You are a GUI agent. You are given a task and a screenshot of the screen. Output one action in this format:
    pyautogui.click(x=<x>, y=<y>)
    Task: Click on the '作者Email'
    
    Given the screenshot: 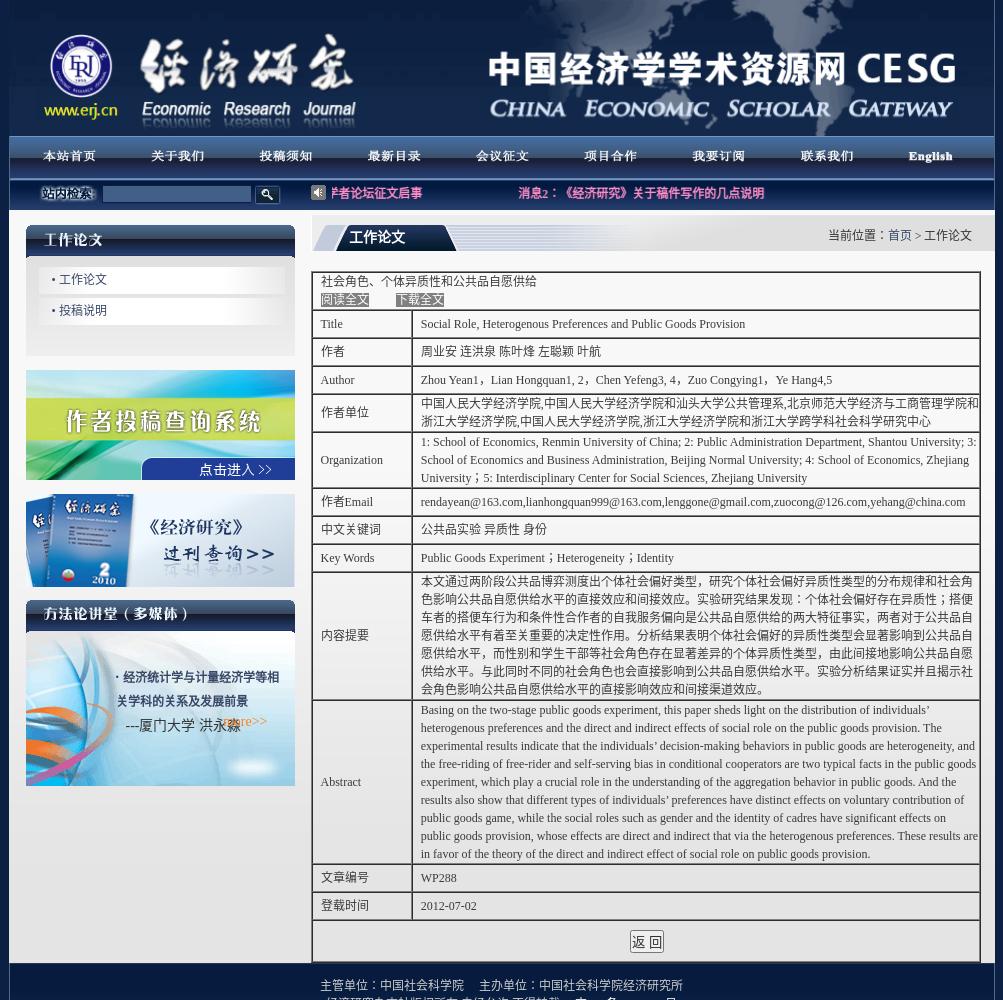 What is the action you would take?
    pyautogui.click(x=345, y=502)
    